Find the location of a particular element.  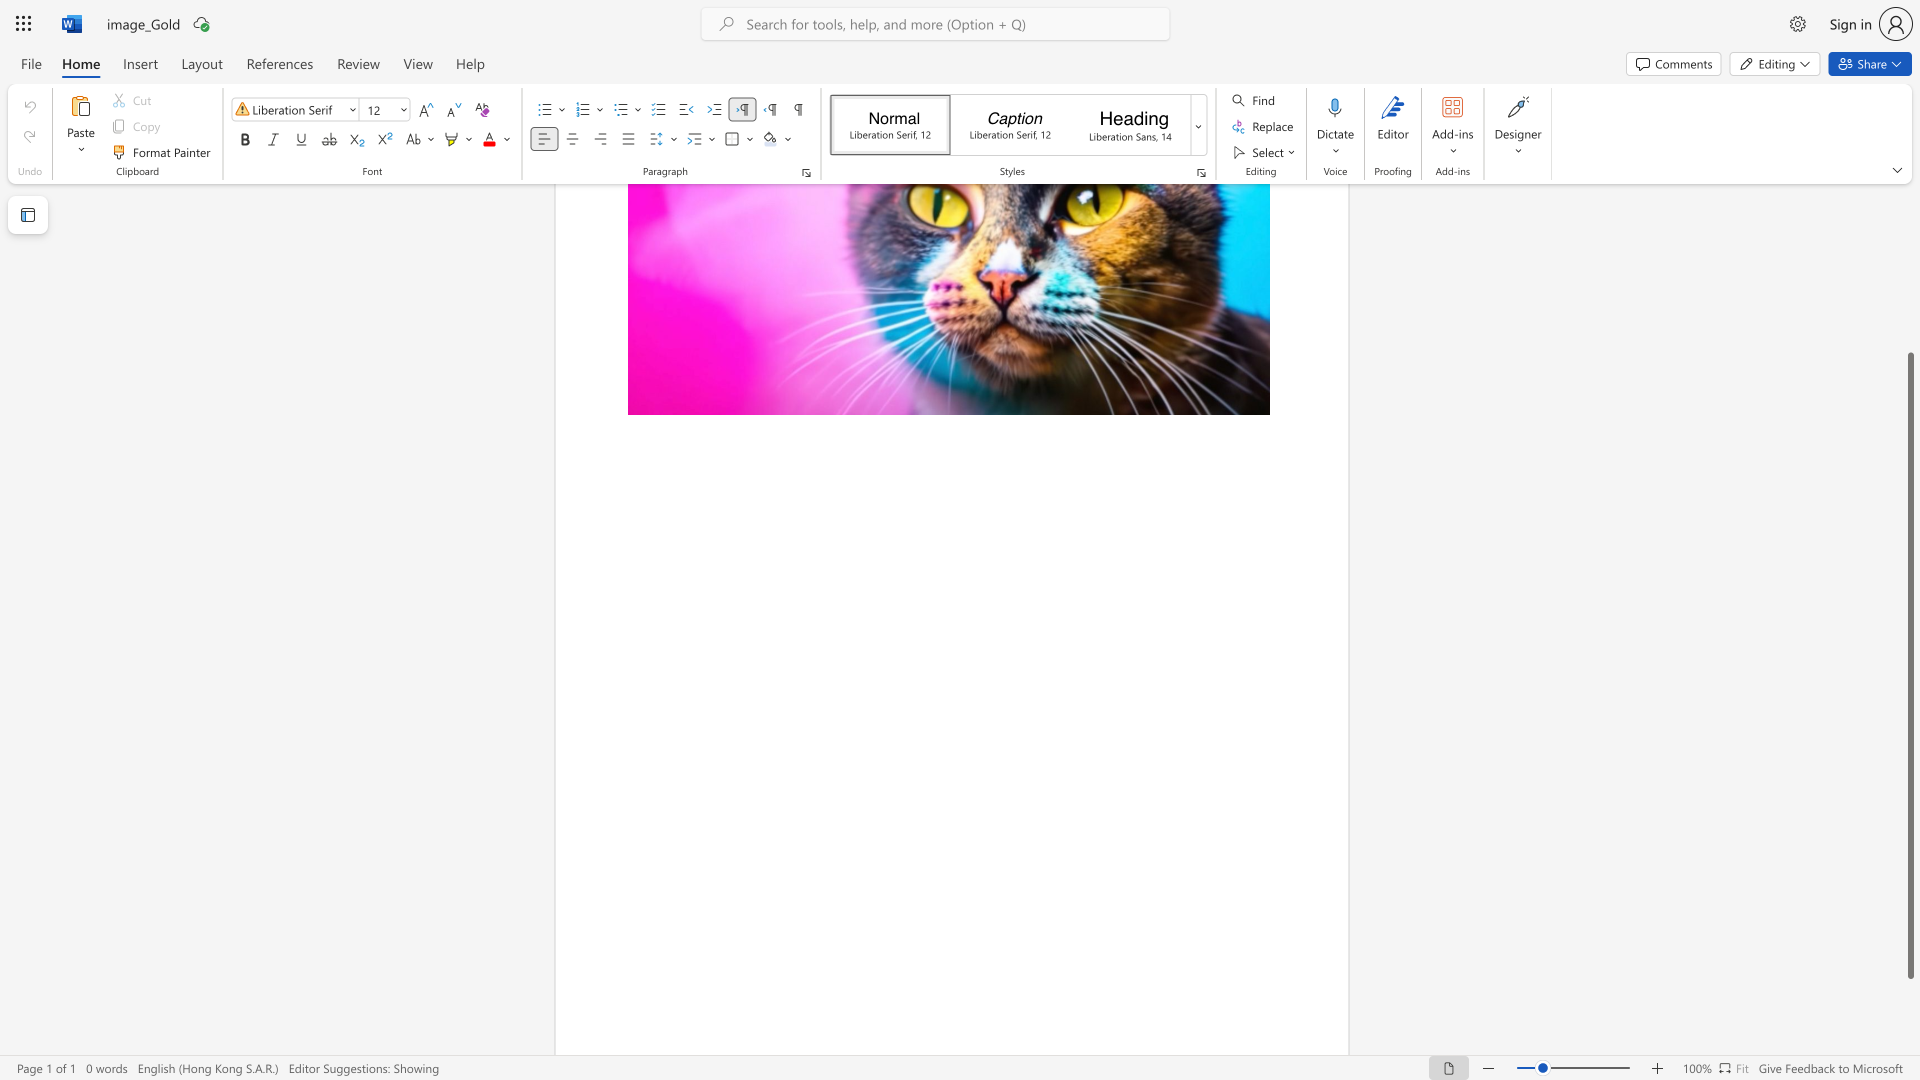

the scrollbar and move down 30 pixels is located at coordinates (1909, 666).